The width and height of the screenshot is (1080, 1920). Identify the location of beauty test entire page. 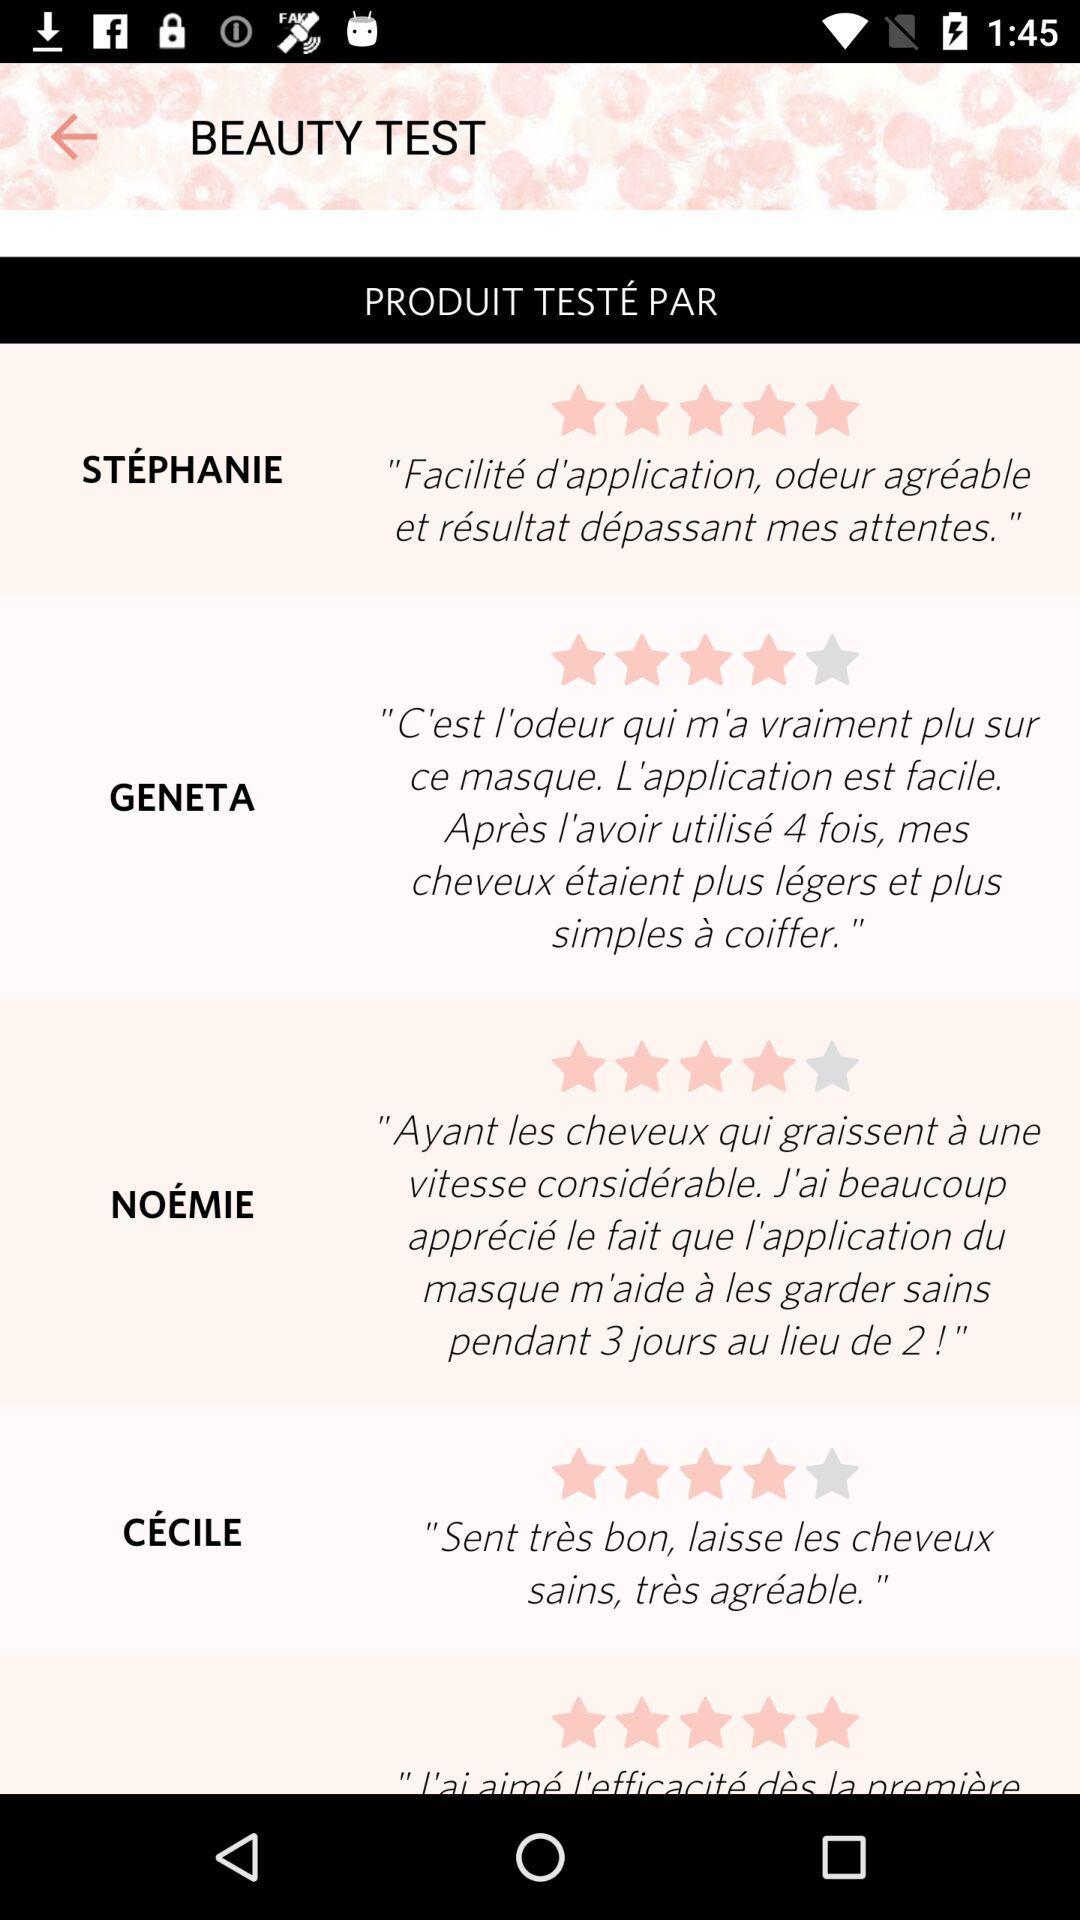
(540, 1002).